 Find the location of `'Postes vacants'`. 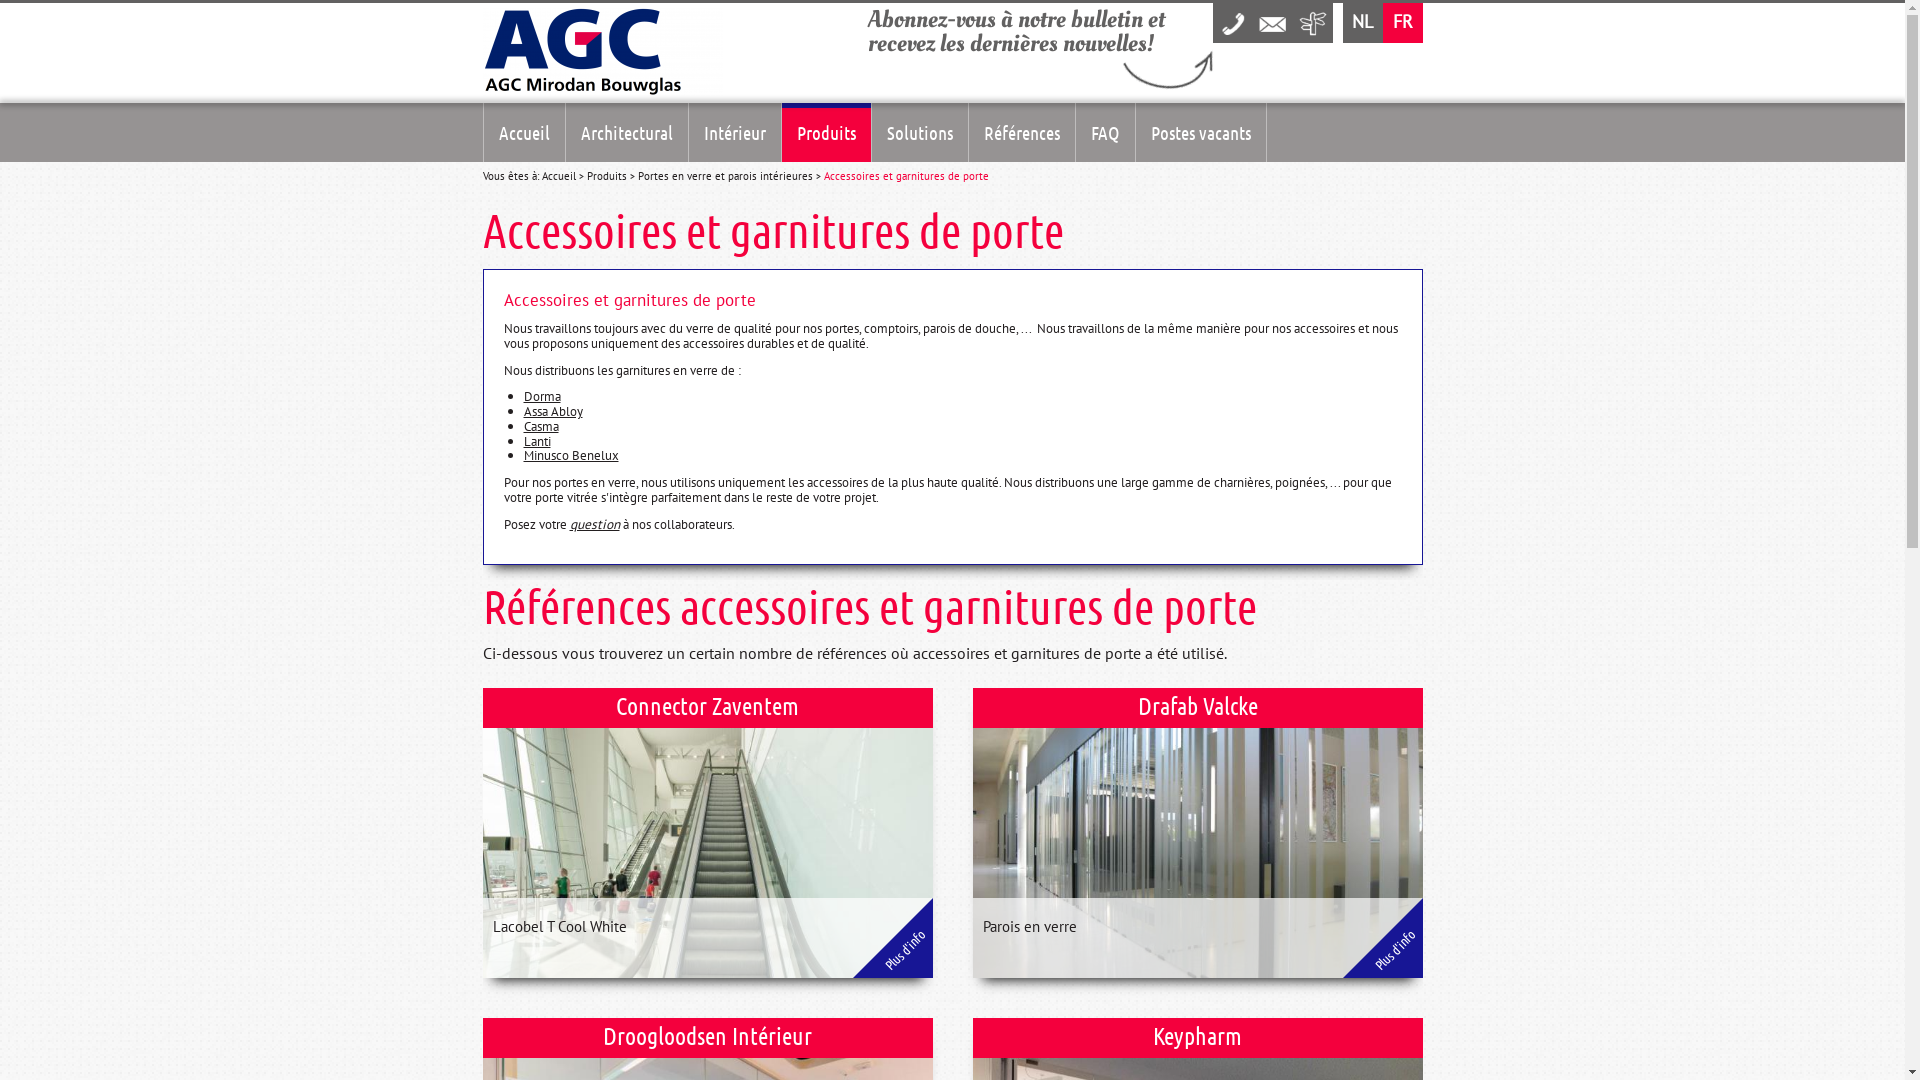

'Postes vacants' is located at coordinates (1200, 132).